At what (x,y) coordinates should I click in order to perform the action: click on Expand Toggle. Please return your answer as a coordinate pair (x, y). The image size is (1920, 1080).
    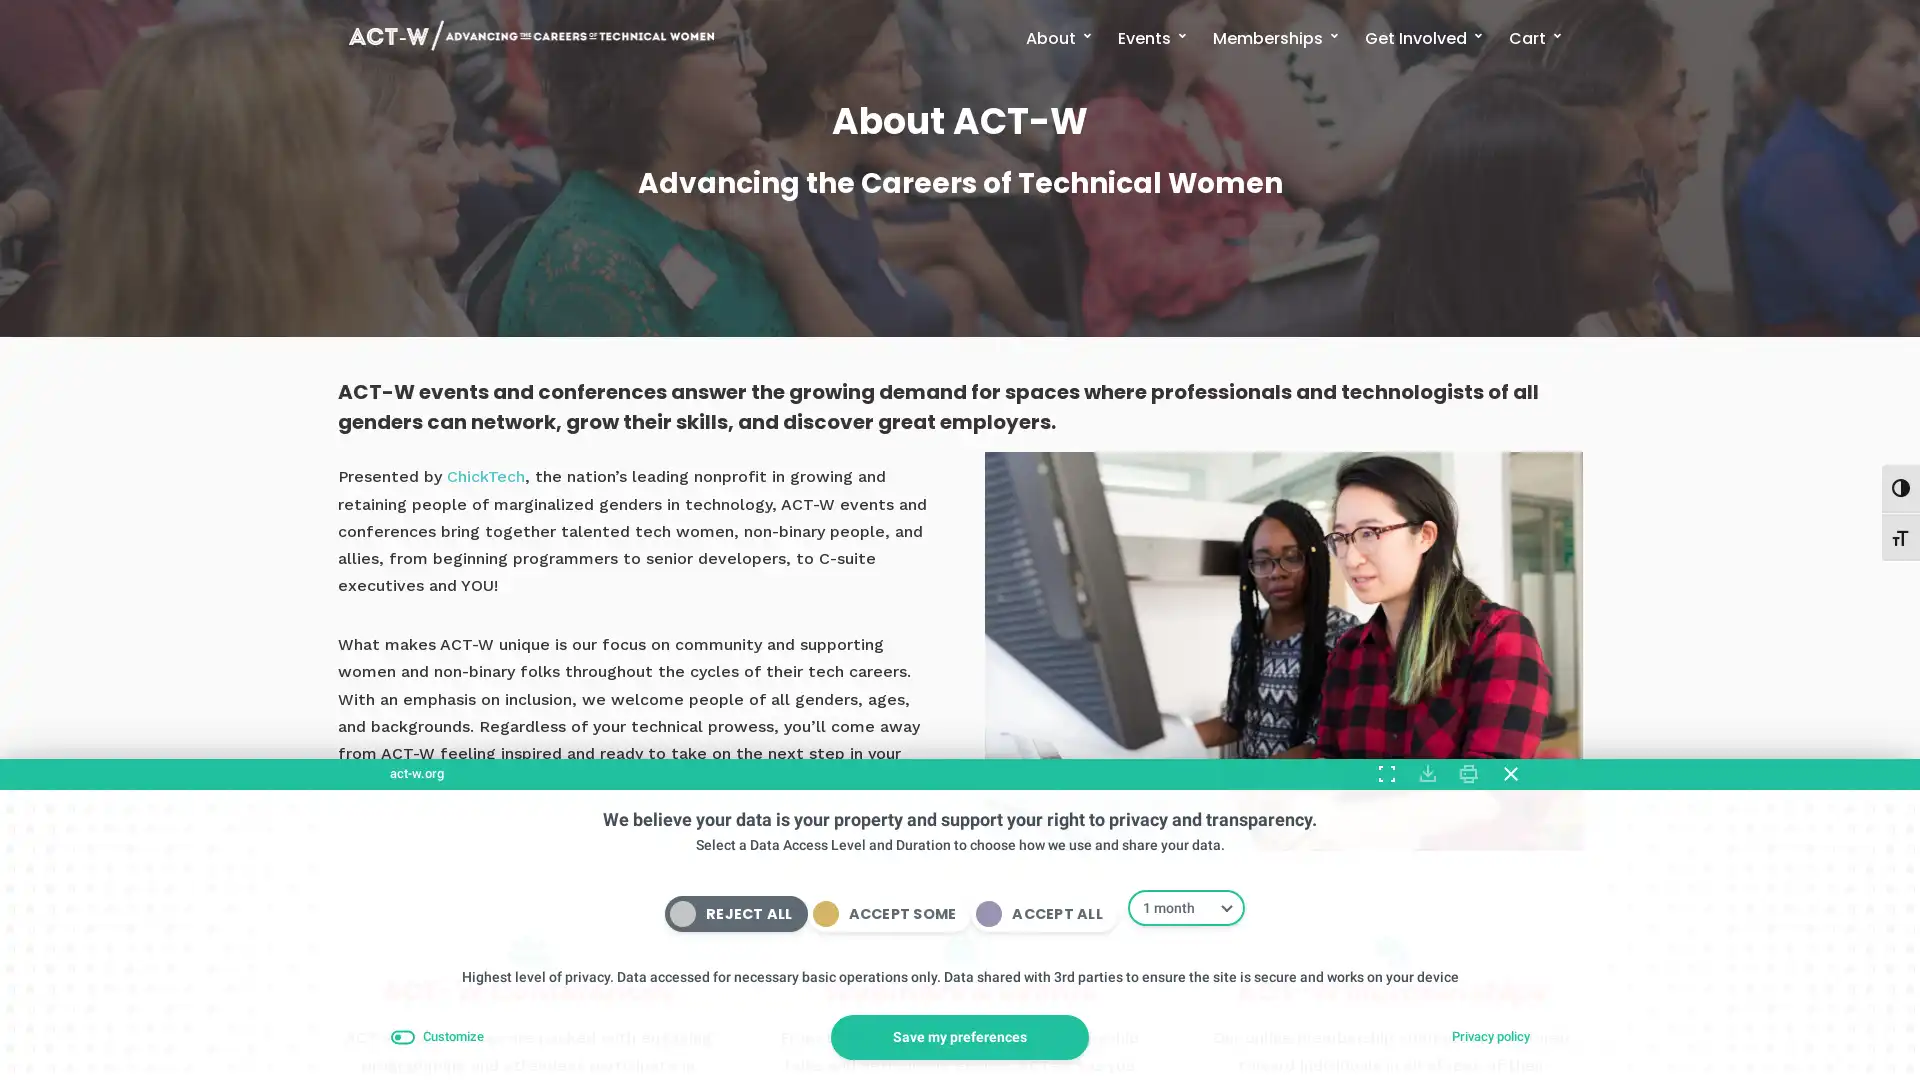
    Looking at the image, I should click on (1385, 772).